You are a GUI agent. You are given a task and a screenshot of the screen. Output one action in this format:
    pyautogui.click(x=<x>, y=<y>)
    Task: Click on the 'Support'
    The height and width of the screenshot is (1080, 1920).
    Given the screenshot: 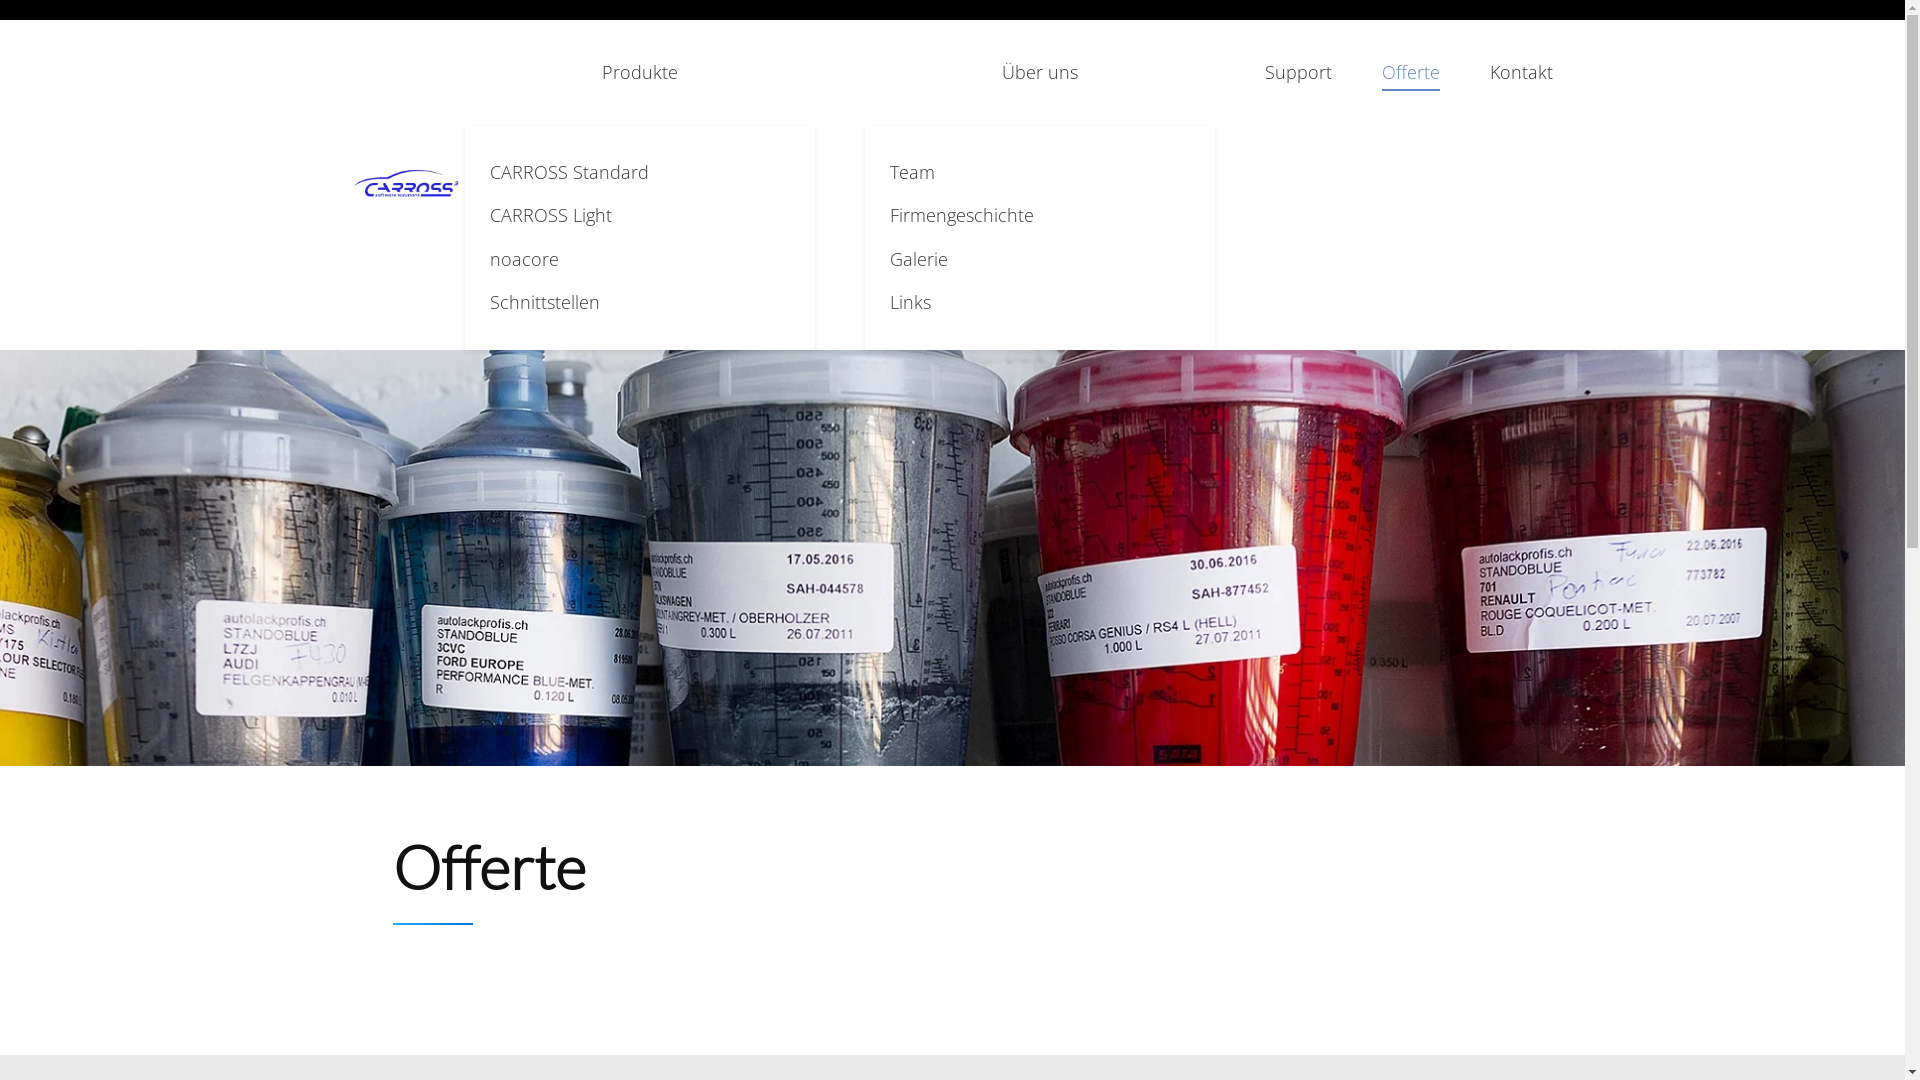 What is the action you would take?
    pyautogui.click(x=1297, y=72)
    